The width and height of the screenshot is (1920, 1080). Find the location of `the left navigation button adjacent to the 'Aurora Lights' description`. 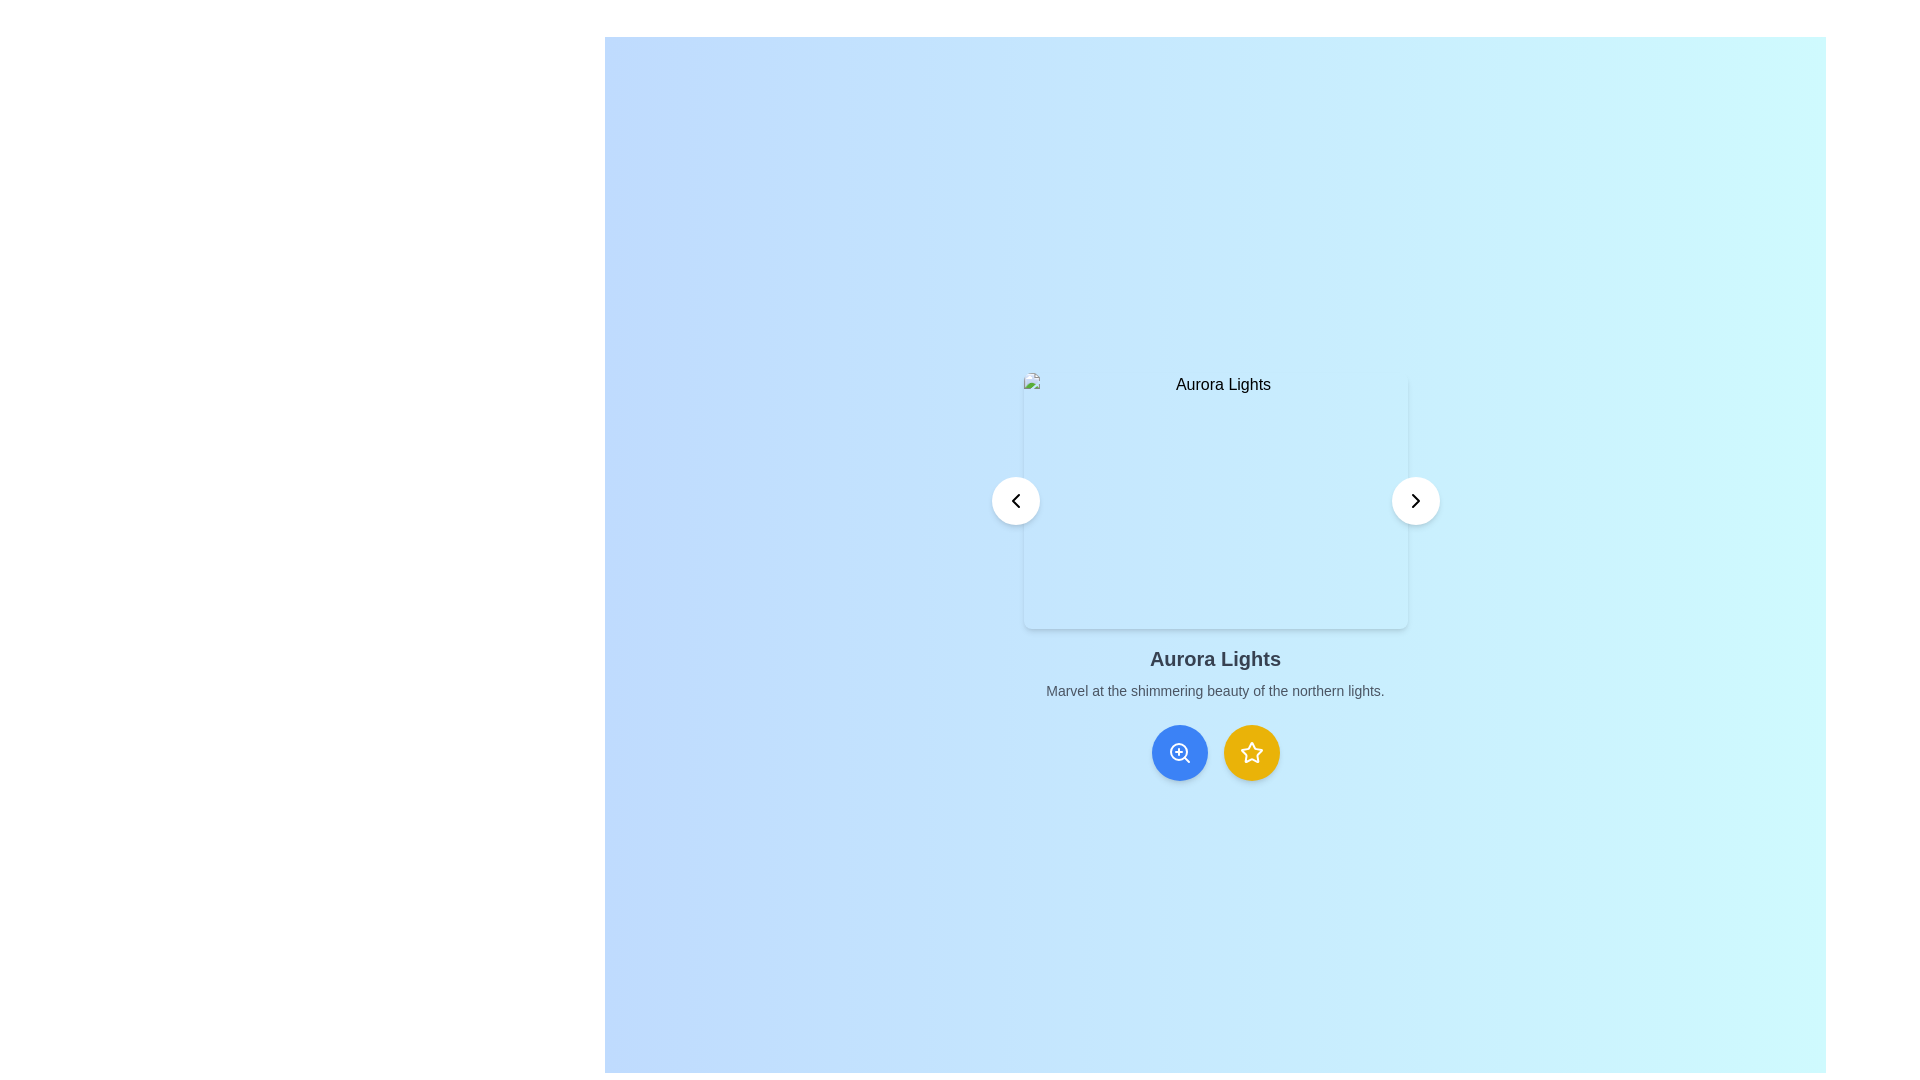

the left navigation button adjacent to the 'Aurora Lights' description is located at coordinates (1015, 500).